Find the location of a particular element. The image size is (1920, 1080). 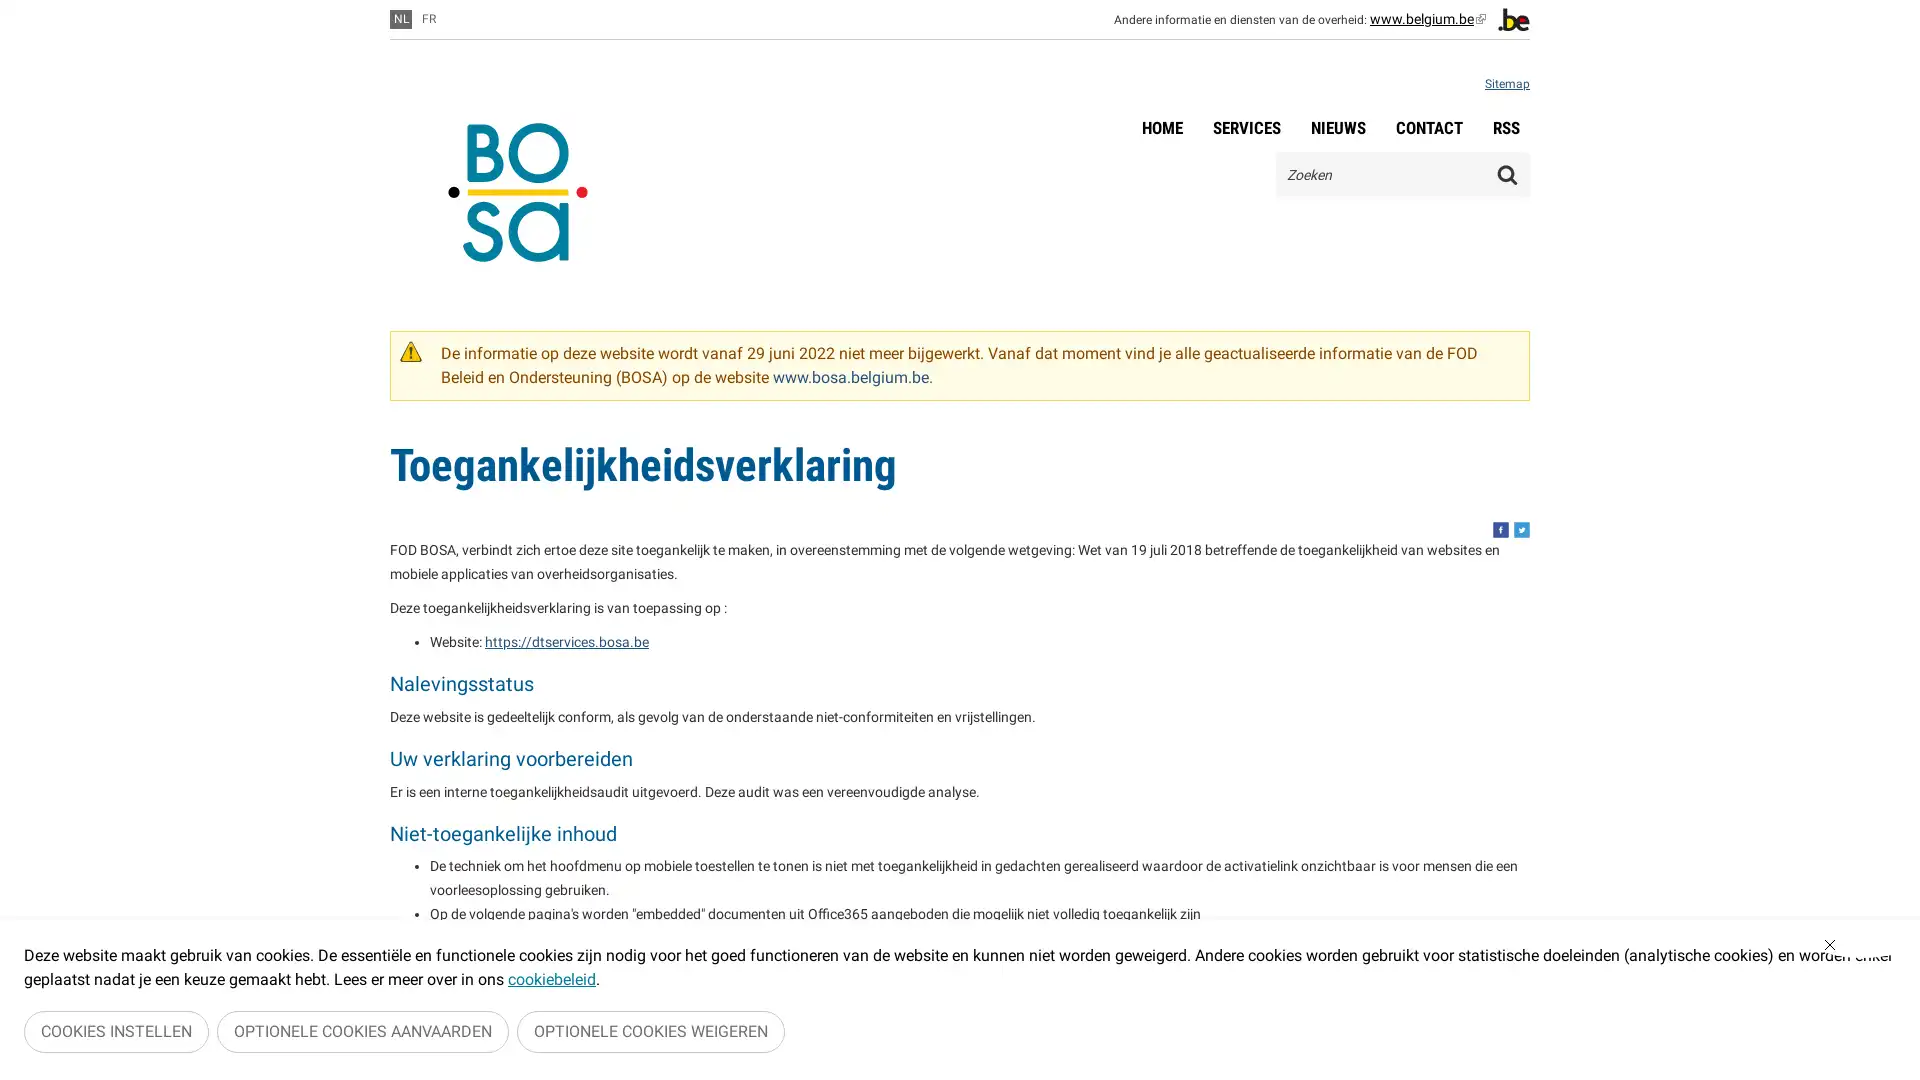

COOKIES INSTELLEN is located at coordinates (115, 1034).